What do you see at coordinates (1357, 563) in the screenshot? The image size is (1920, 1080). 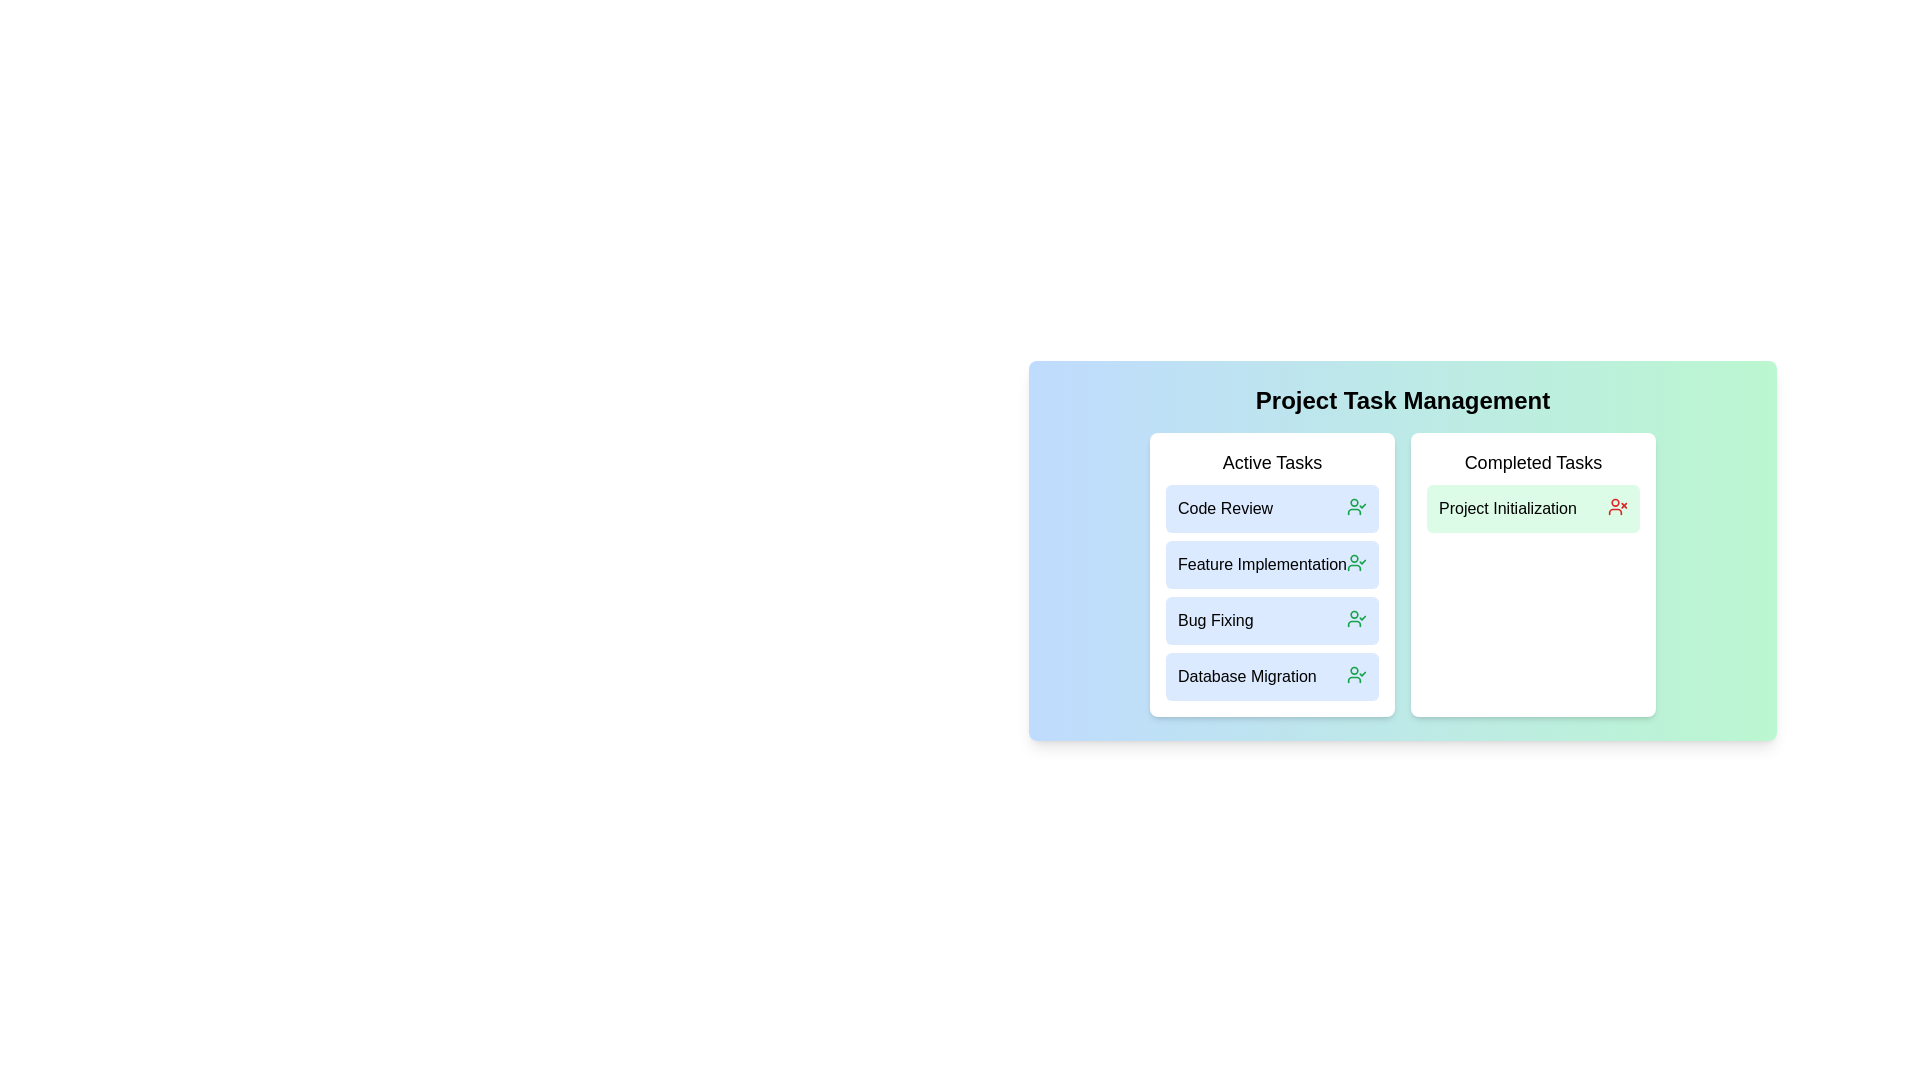 I see `the 'UserCheck' icon associated with the task 'Feature Implementation'` at bounding box center [1357, 563].